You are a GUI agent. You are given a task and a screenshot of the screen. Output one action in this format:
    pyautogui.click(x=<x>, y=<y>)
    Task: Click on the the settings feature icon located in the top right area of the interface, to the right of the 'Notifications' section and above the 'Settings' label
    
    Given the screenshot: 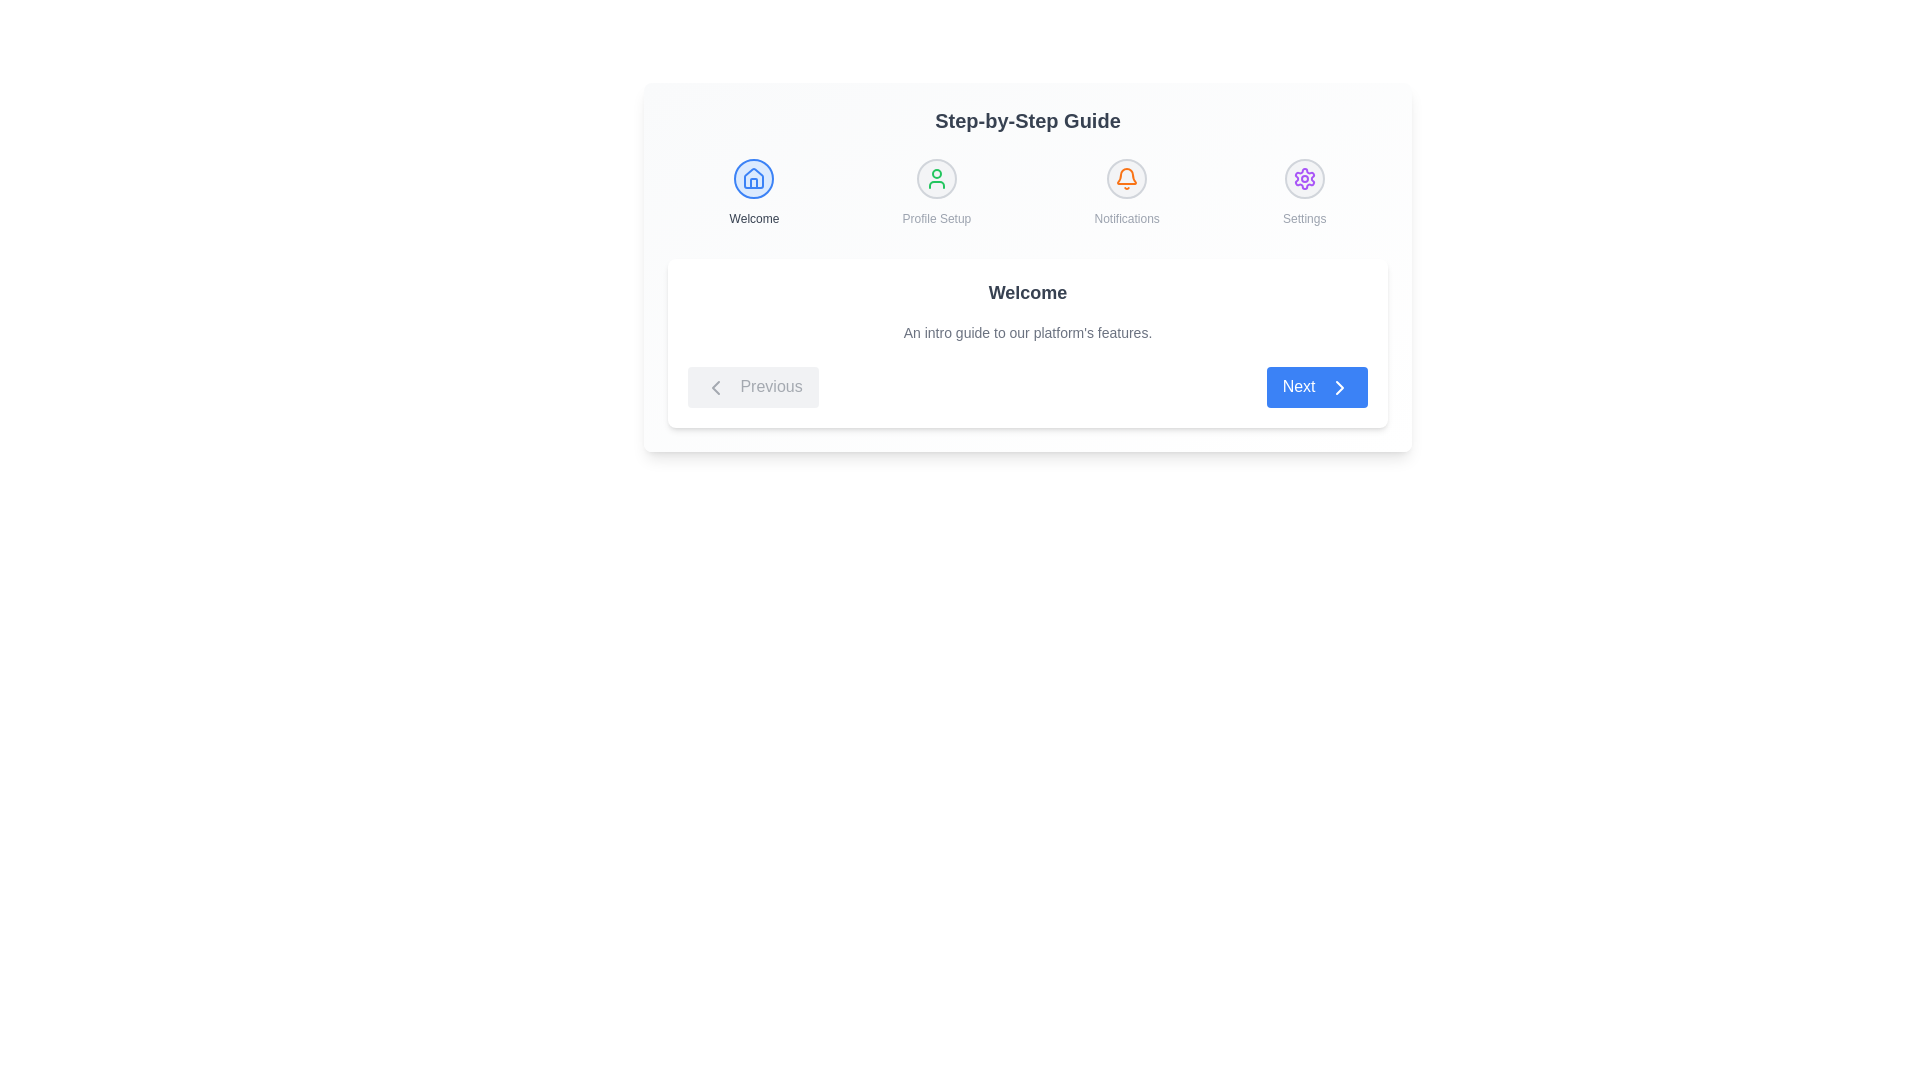 What is the action you would take?
    pyautogui.click(x=1304, y=177)
    